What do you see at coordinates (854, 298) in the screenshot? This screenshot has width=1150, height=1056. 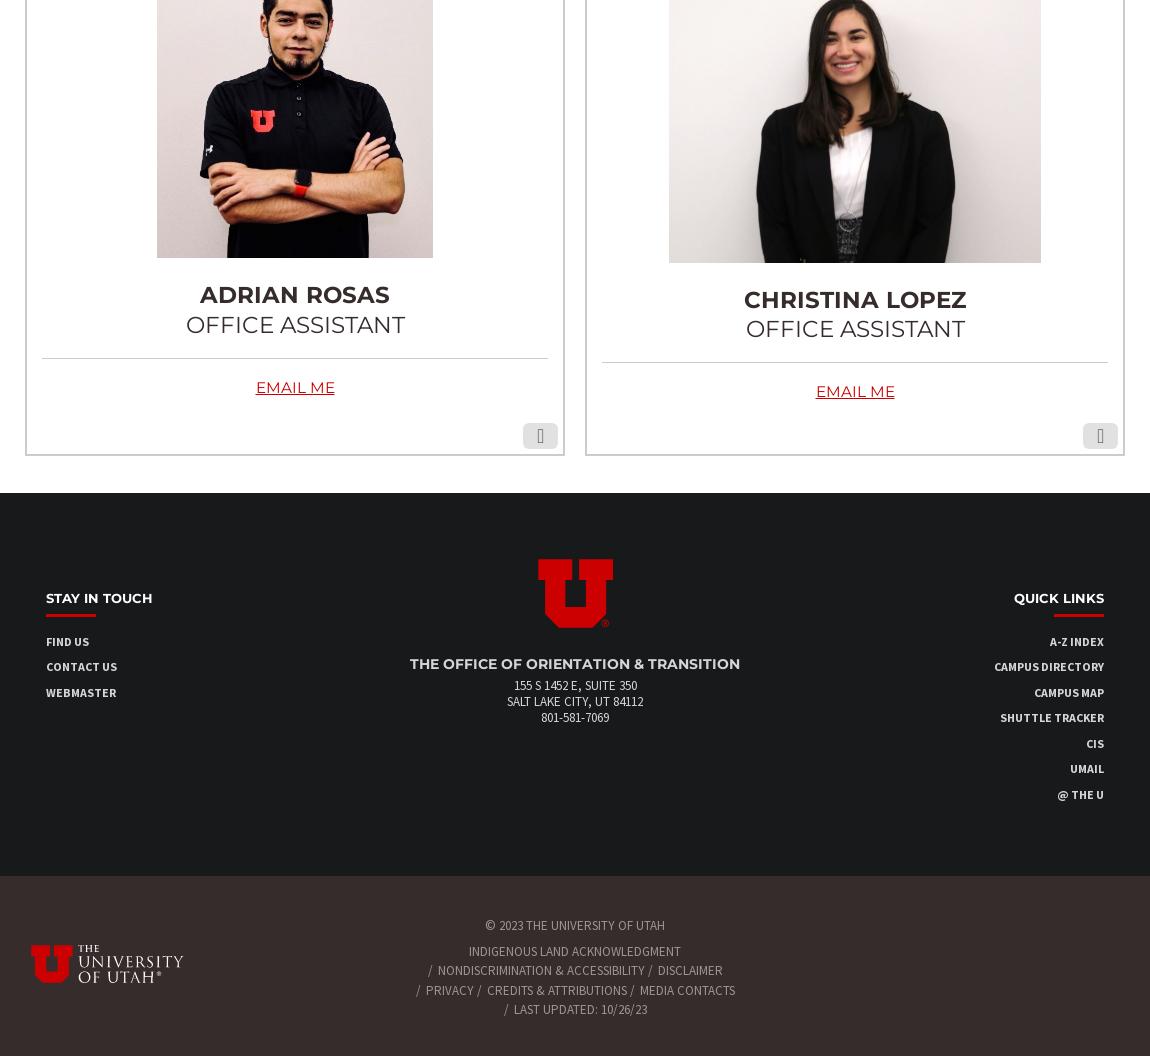 I see `'CHRISTINA LOPEZ'` at bounding box center [854, 298].